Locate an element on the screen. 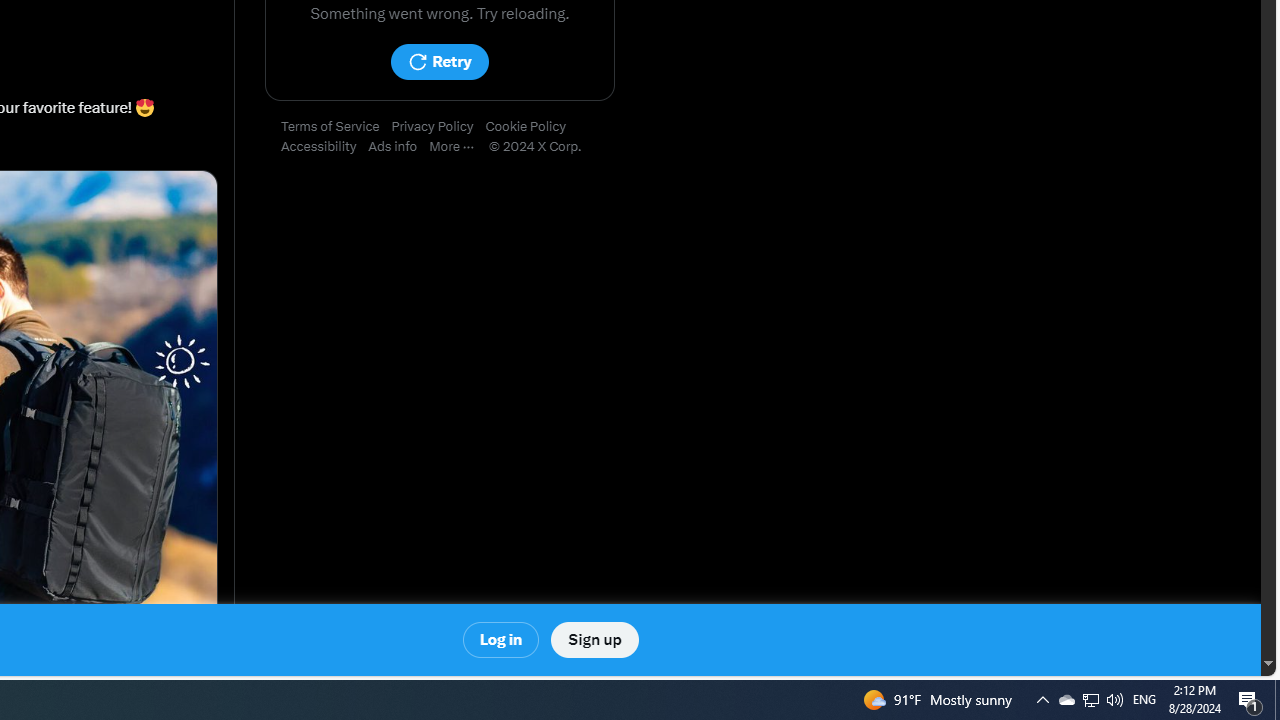  'Ads info' is located at coordinates (399, 146).